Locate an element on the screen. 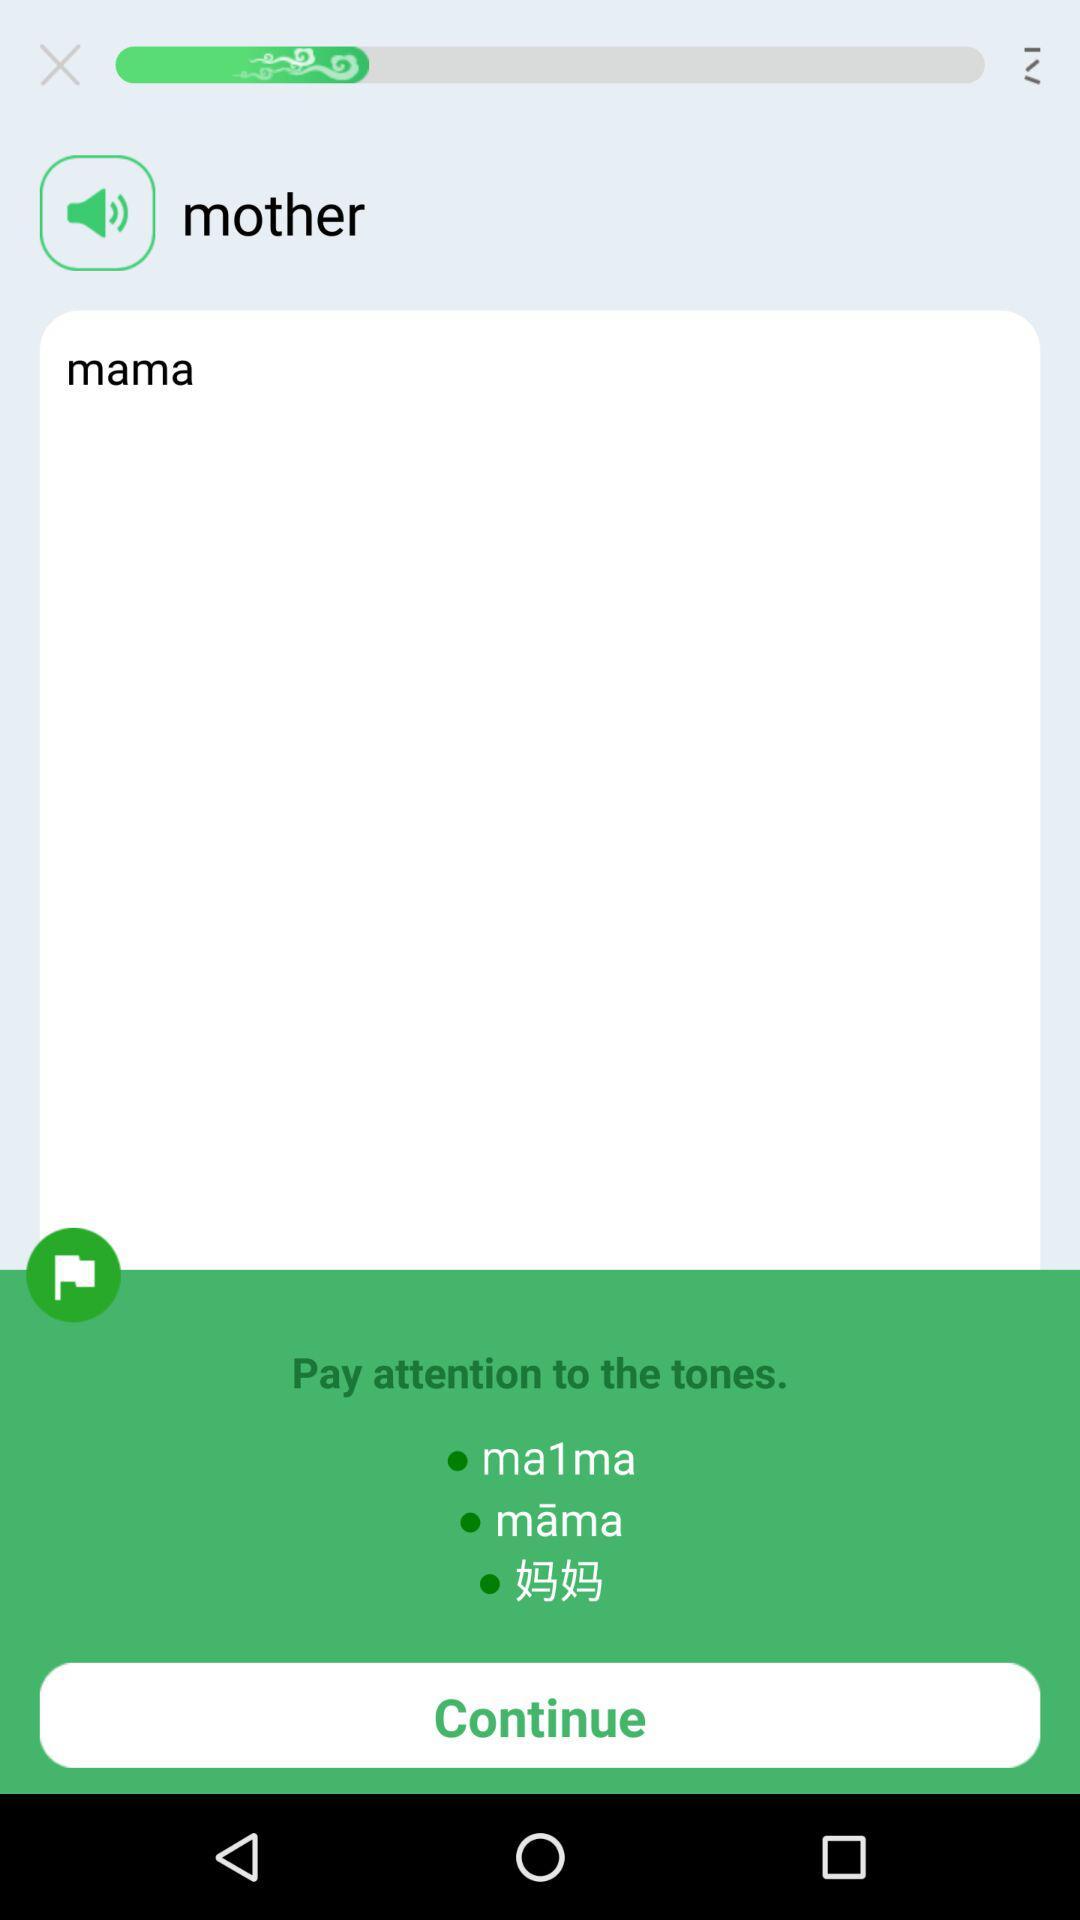 The image size is (1080, 1920). the page is located at coordinates (67, 64).